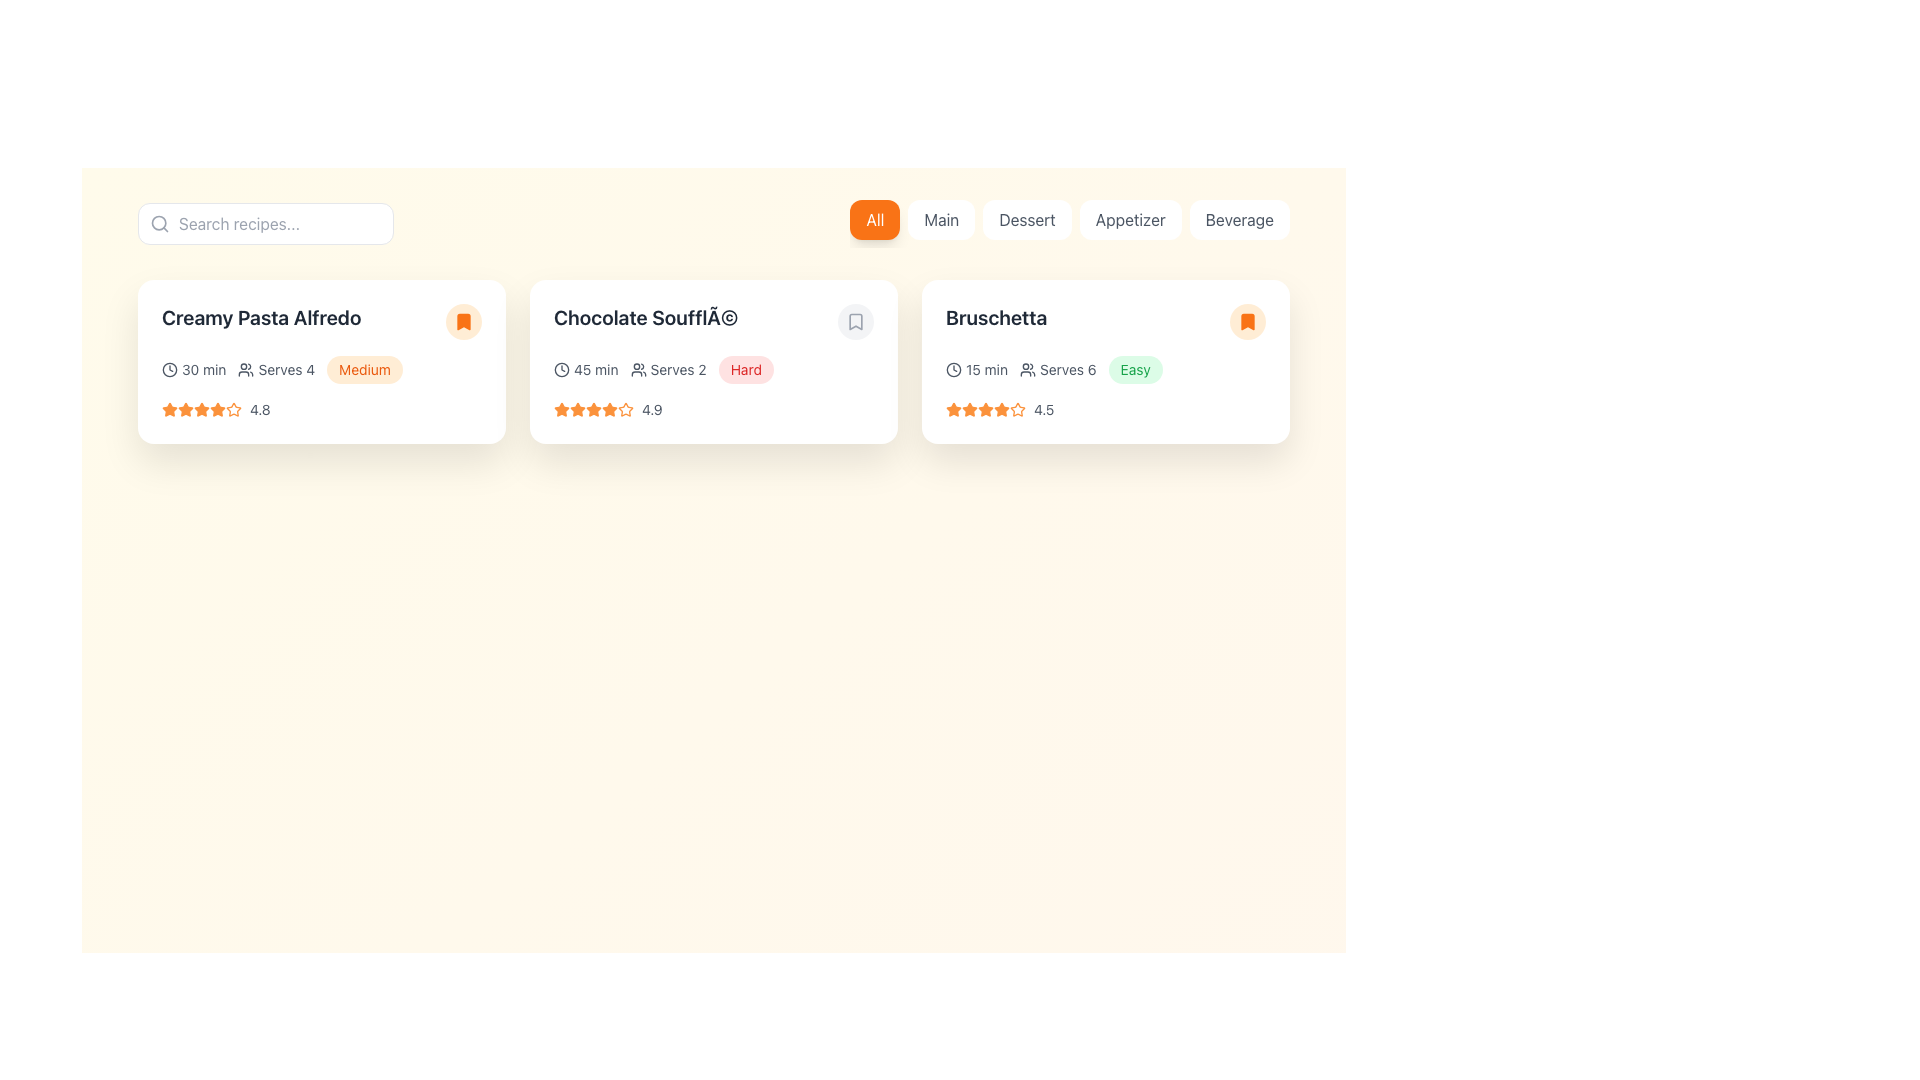  I want to click on the orange five-pointed star icon, so click(560, 408).